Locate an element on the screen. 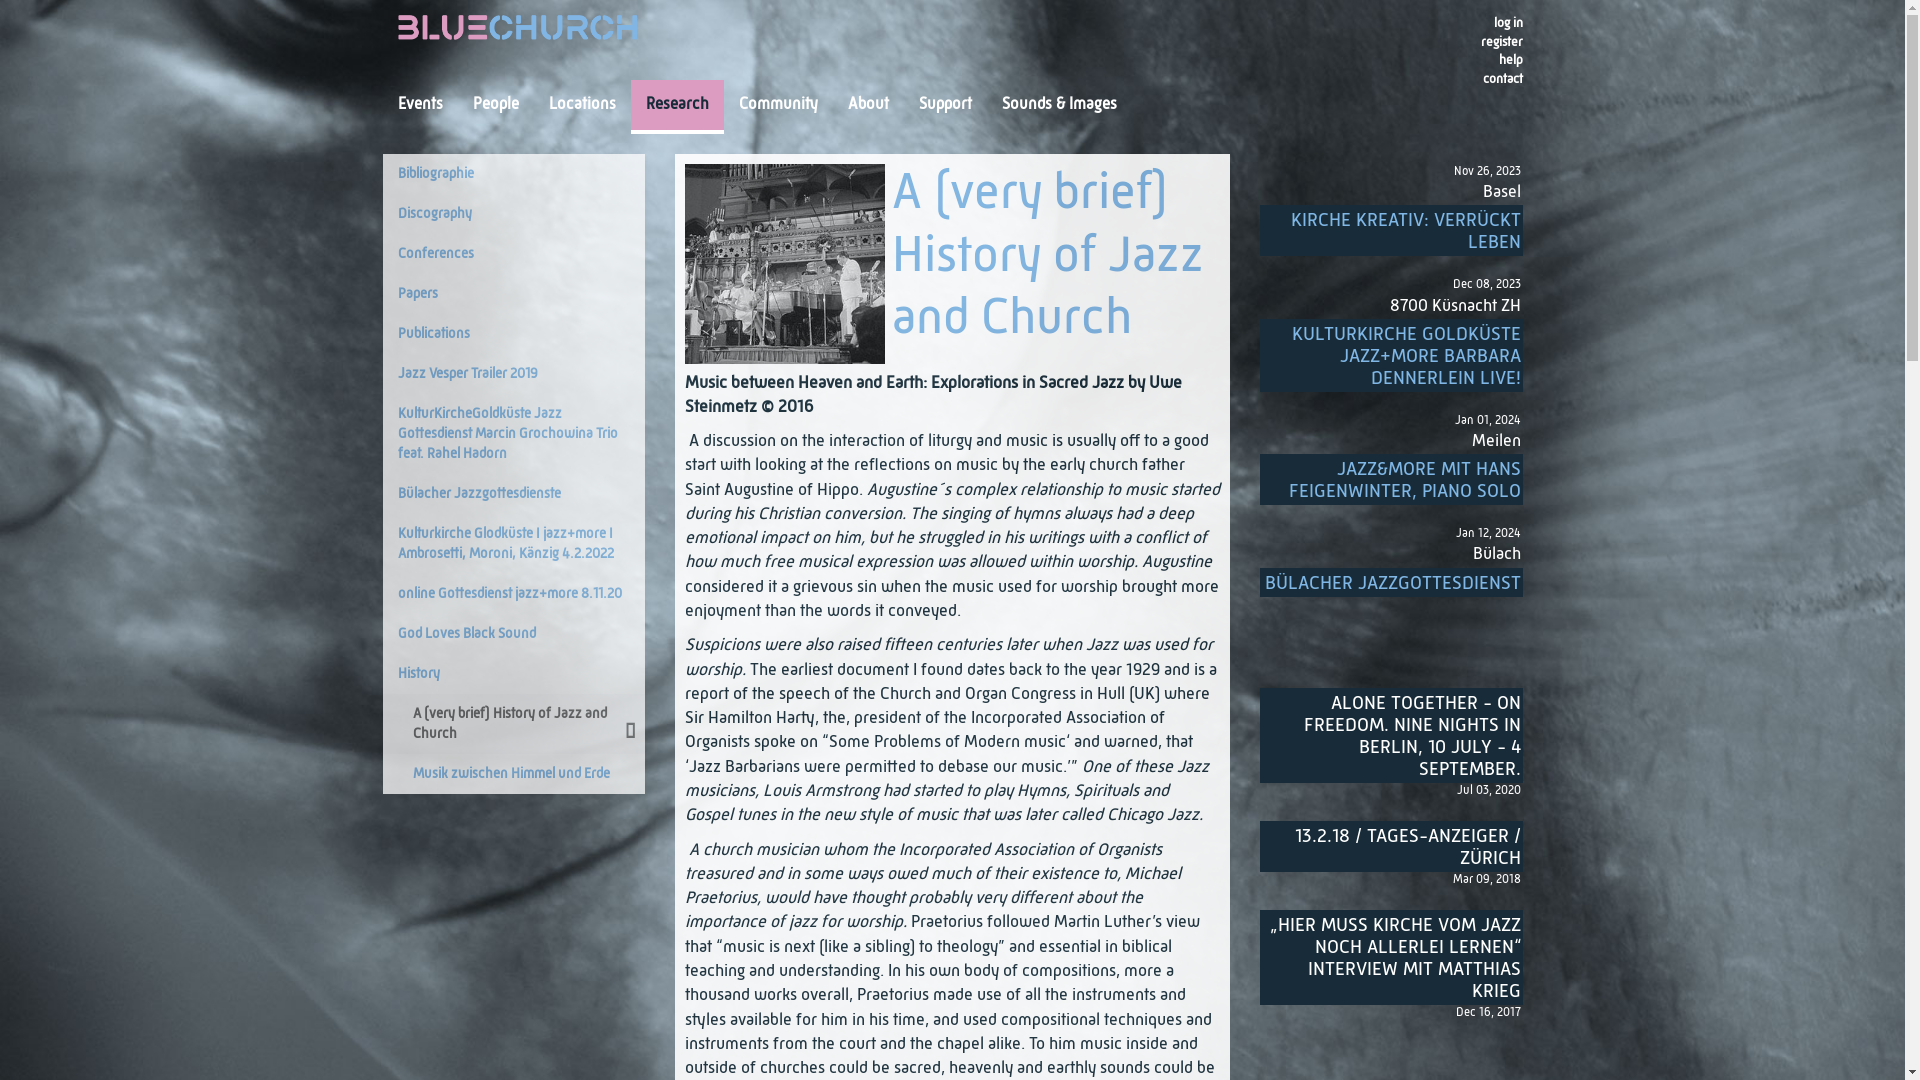 The width and height of the screenshot is (1920, 1080). 'Research' is located at coordinates (676, 104).